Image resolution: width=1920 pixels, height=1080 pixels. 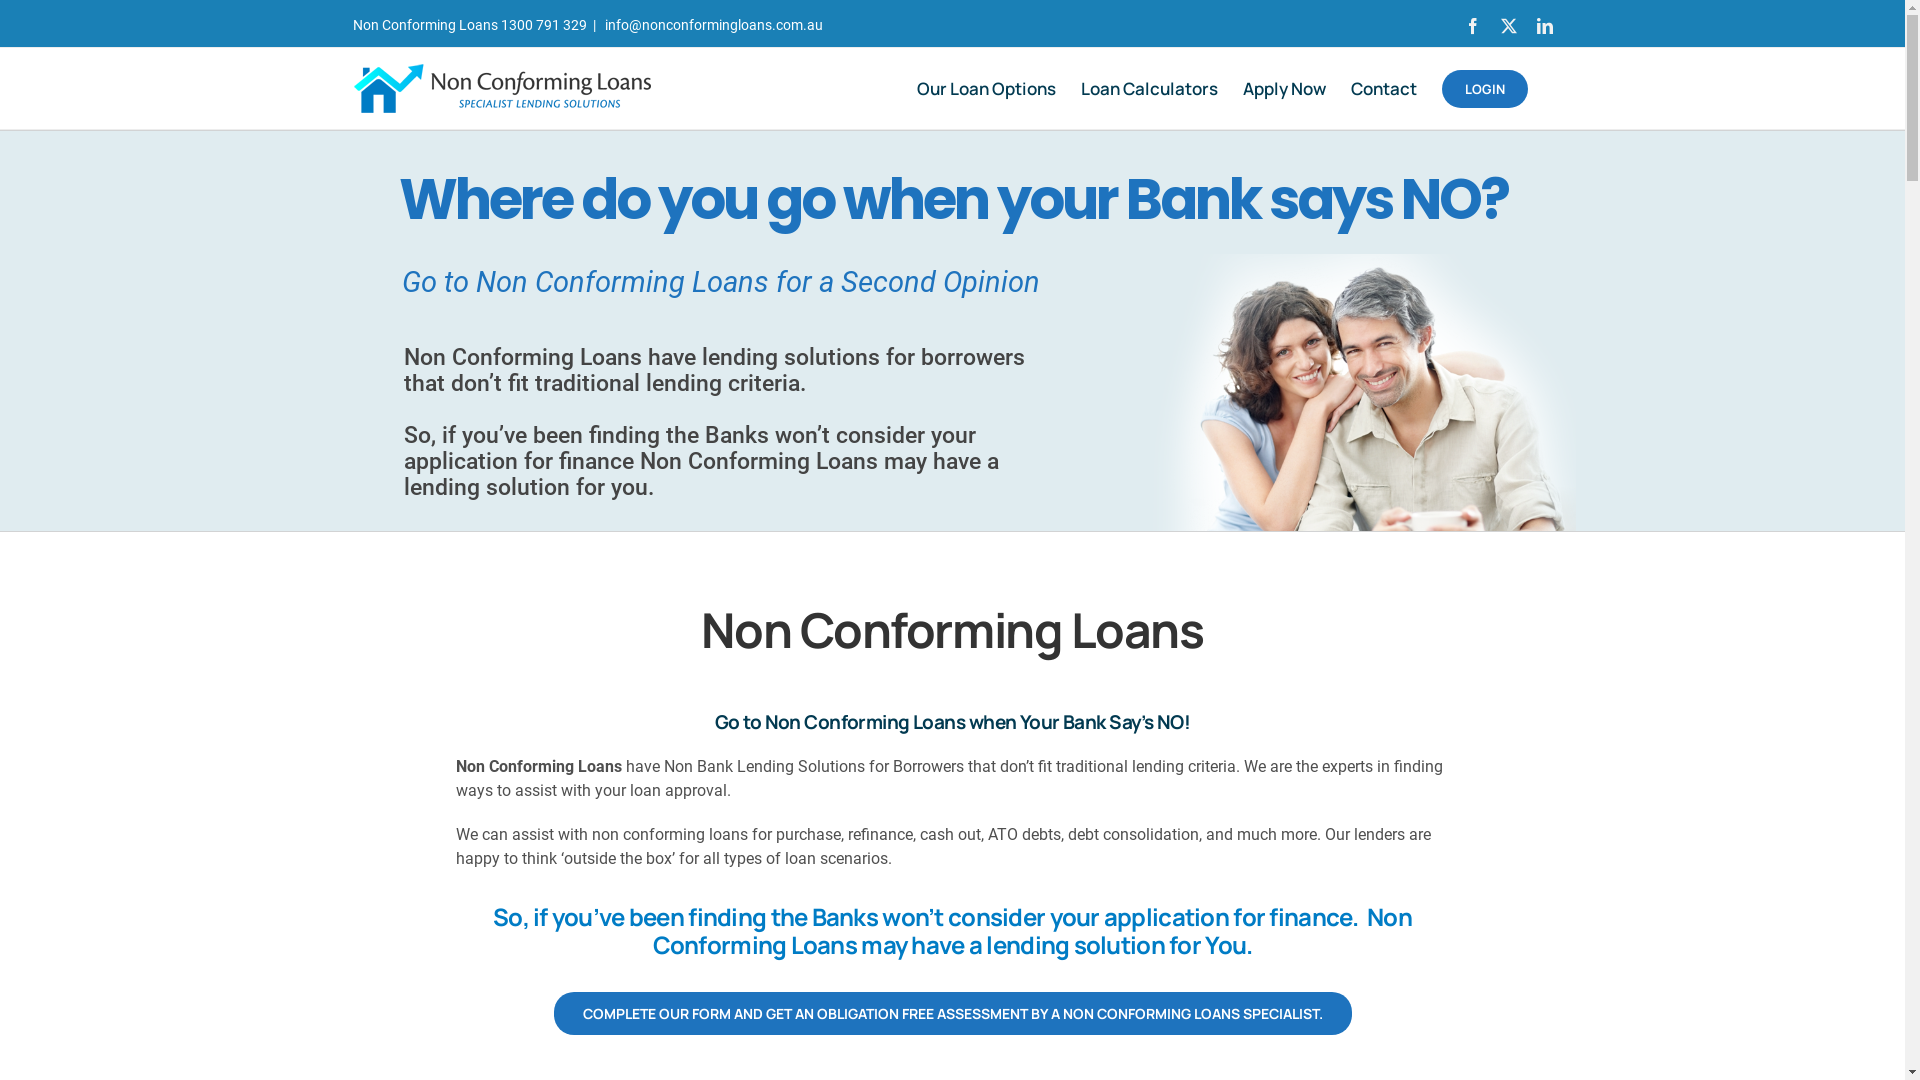 I want to click on 'Loan Calculators', so click(x=1148, y=87).